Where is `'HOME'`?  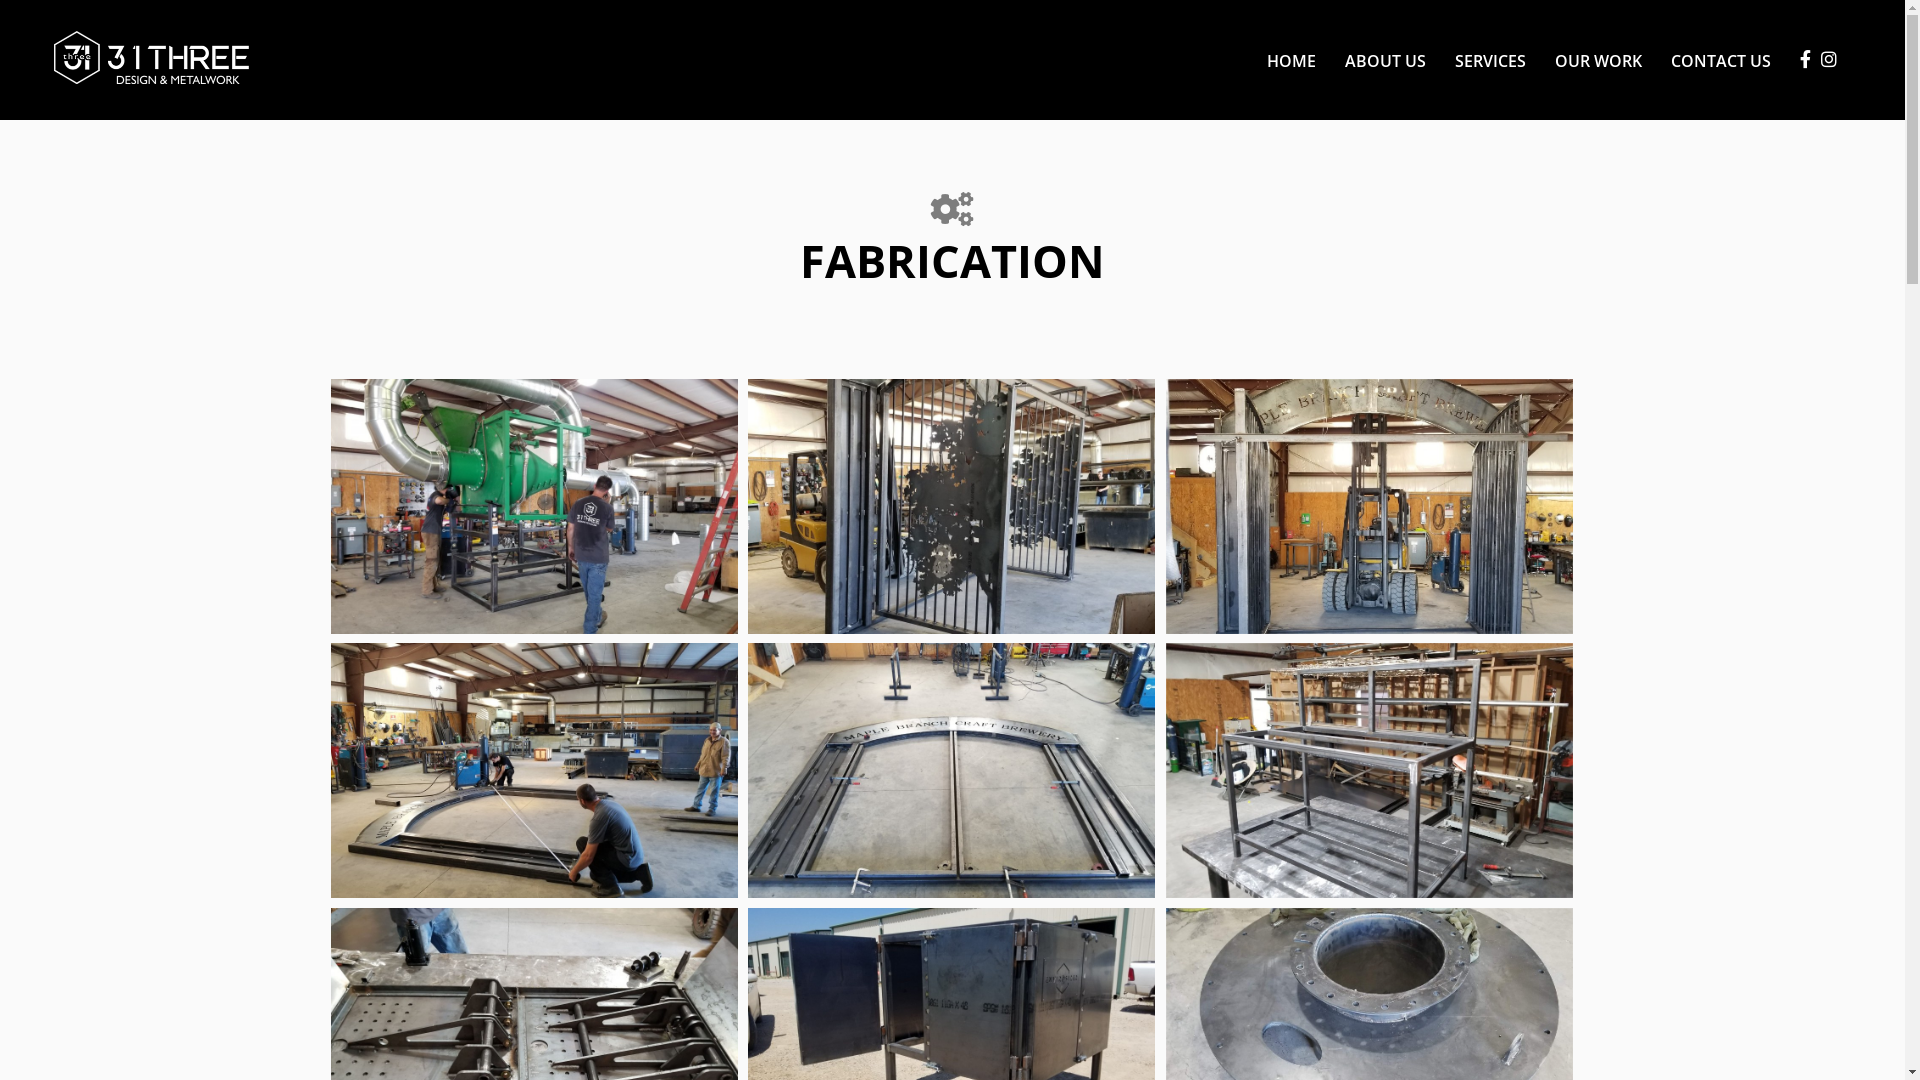 'HOME' is located at coordinates (1291, 59).